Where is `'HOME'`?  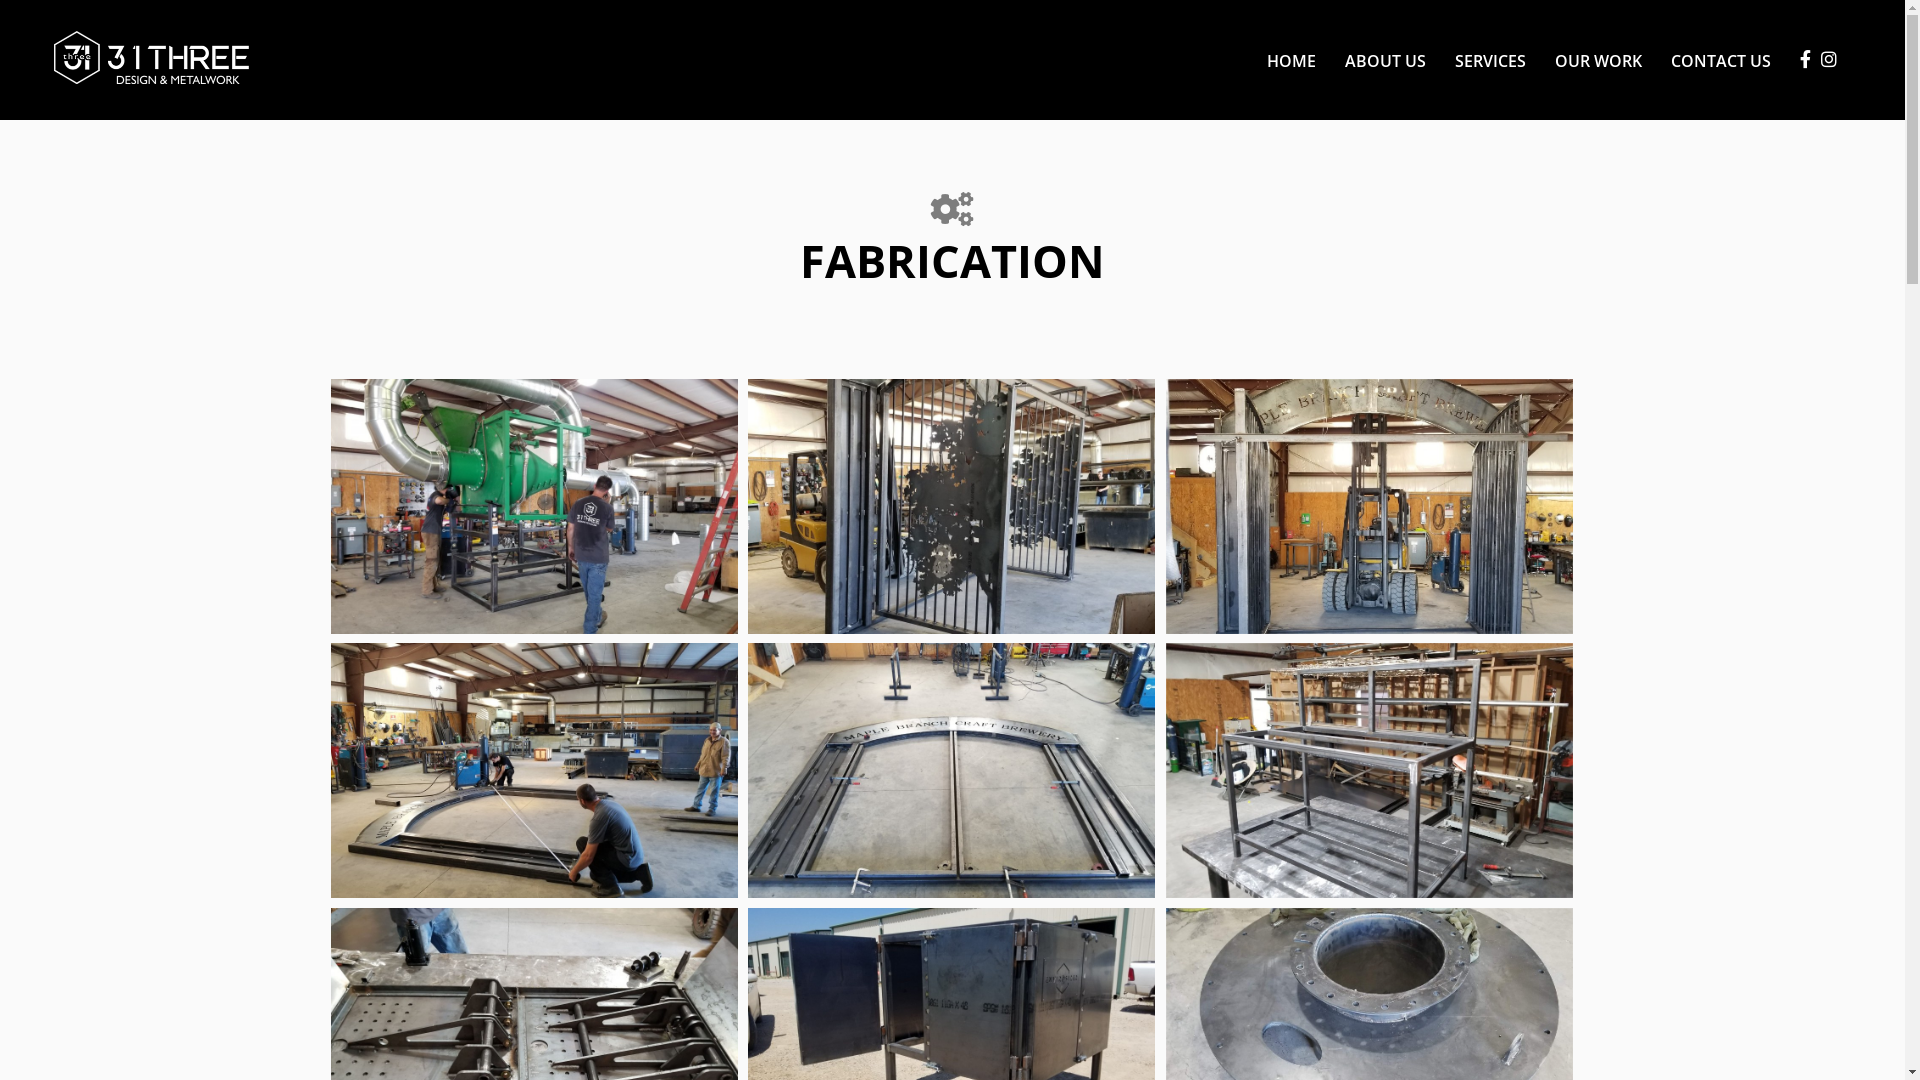 'HOME' is located at coordinates (1291, 59).